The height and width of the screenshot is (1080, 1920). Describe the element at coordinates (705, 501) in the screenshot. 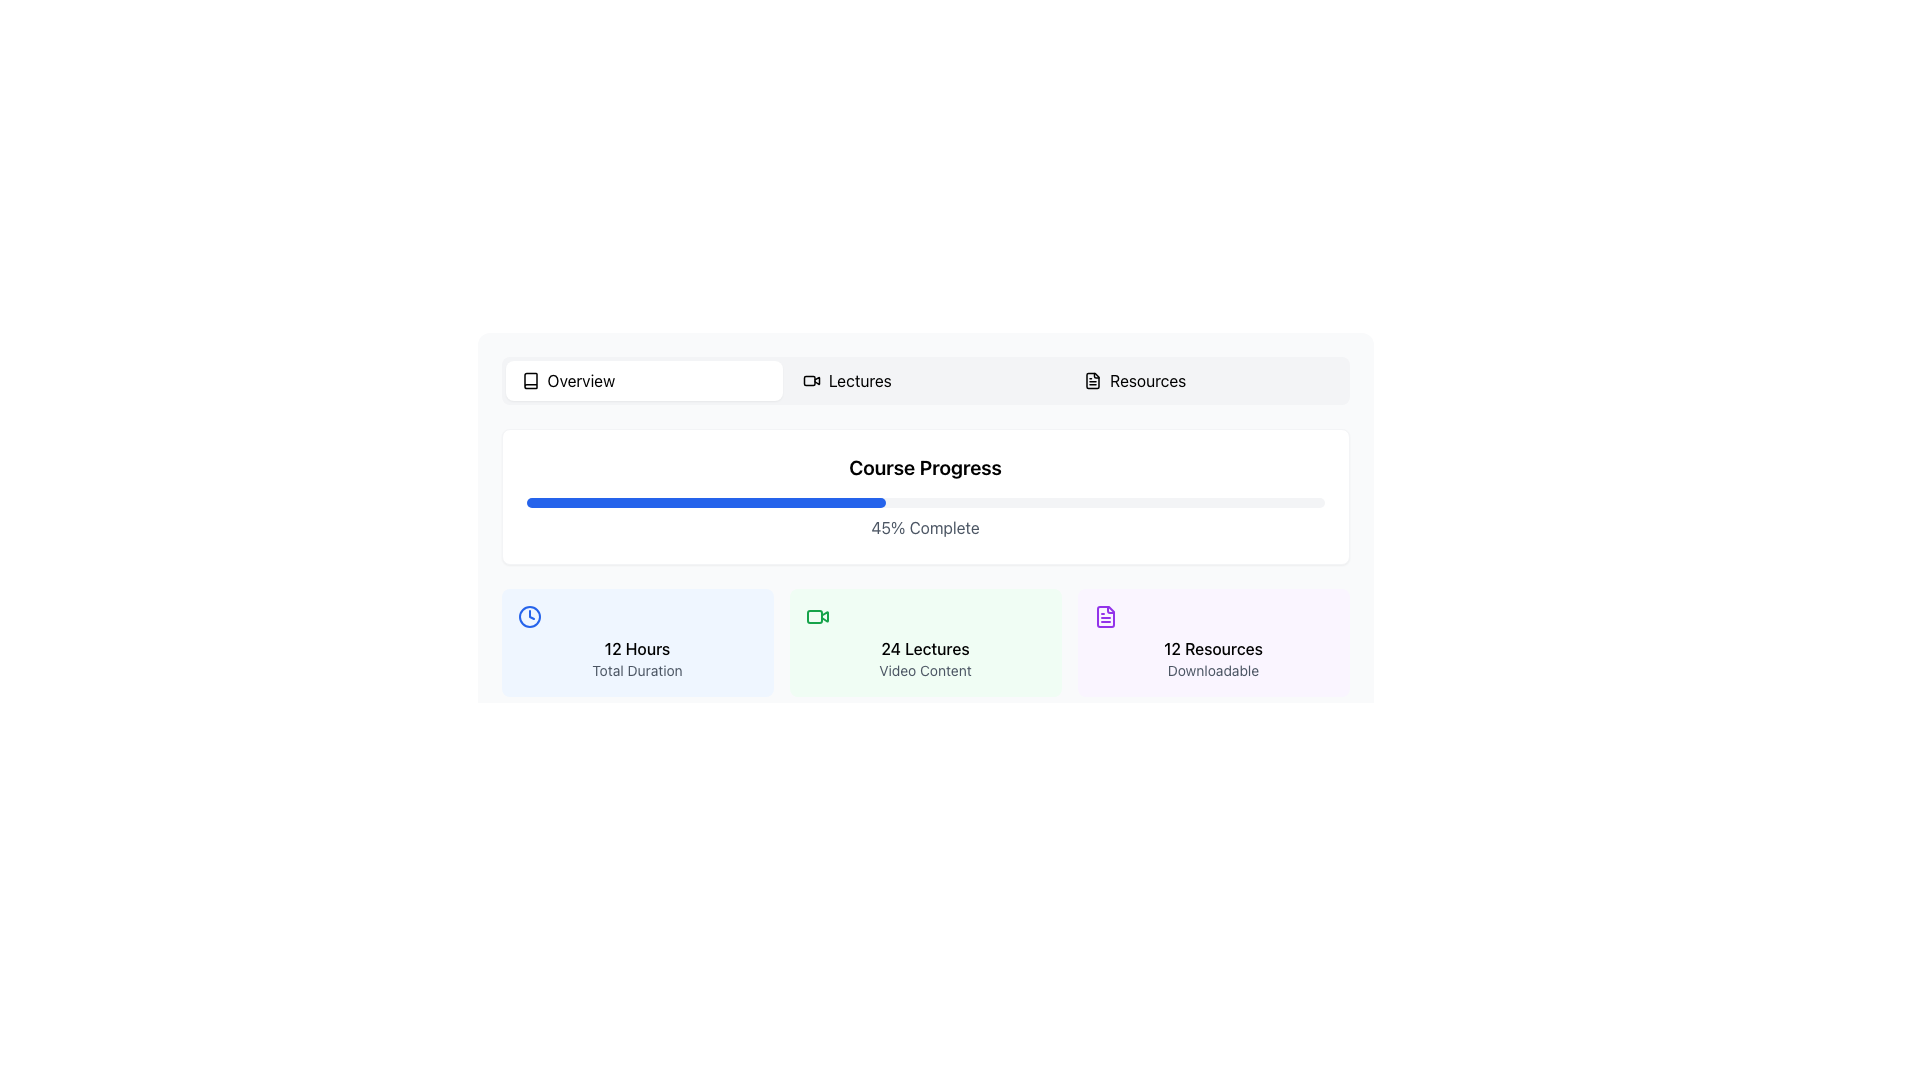

I see `the progress visually by checking the filled segment of the progress bar indicating 45% completion within the 'Course Progress' section` at that location.